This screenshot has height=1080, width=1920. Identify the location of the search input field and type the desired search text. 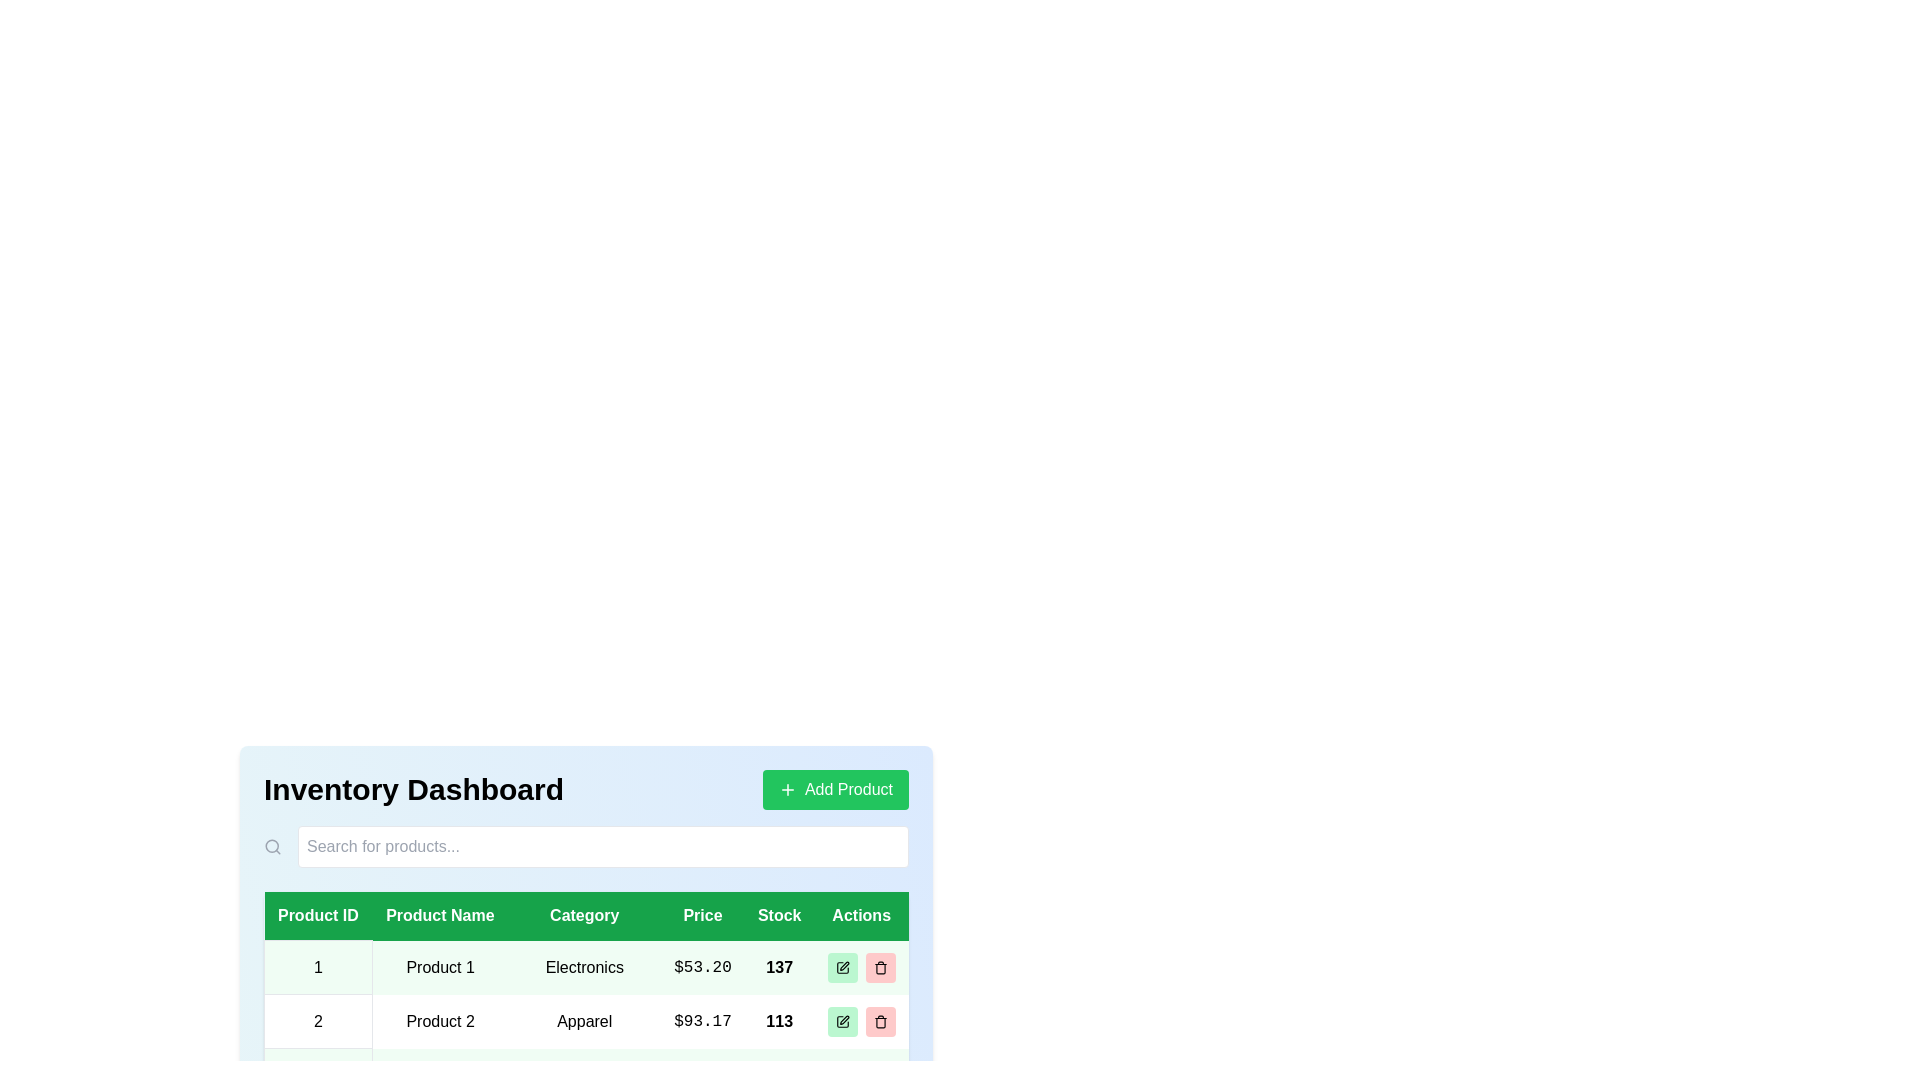
(296, 847).